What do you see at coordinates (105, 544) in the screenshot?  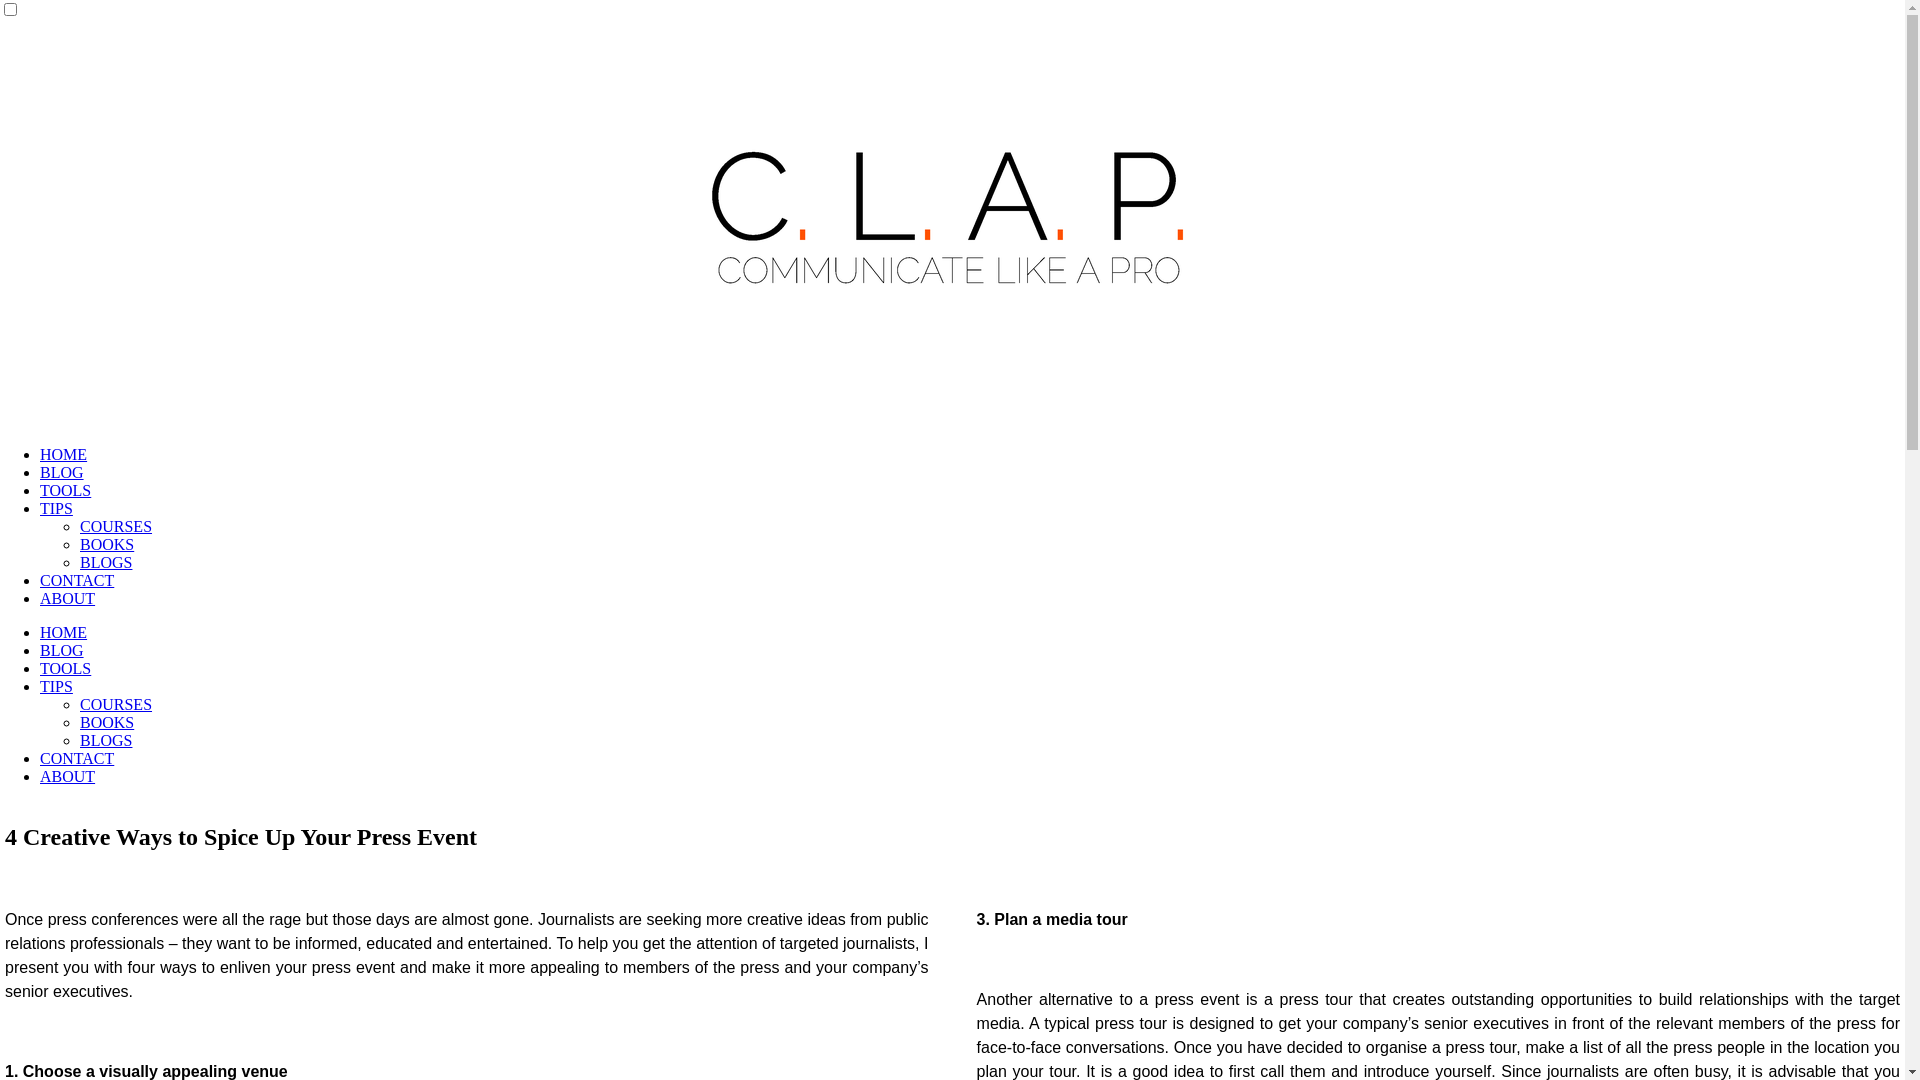 I see `'BOOKS'` at bounding box center [105, 544].